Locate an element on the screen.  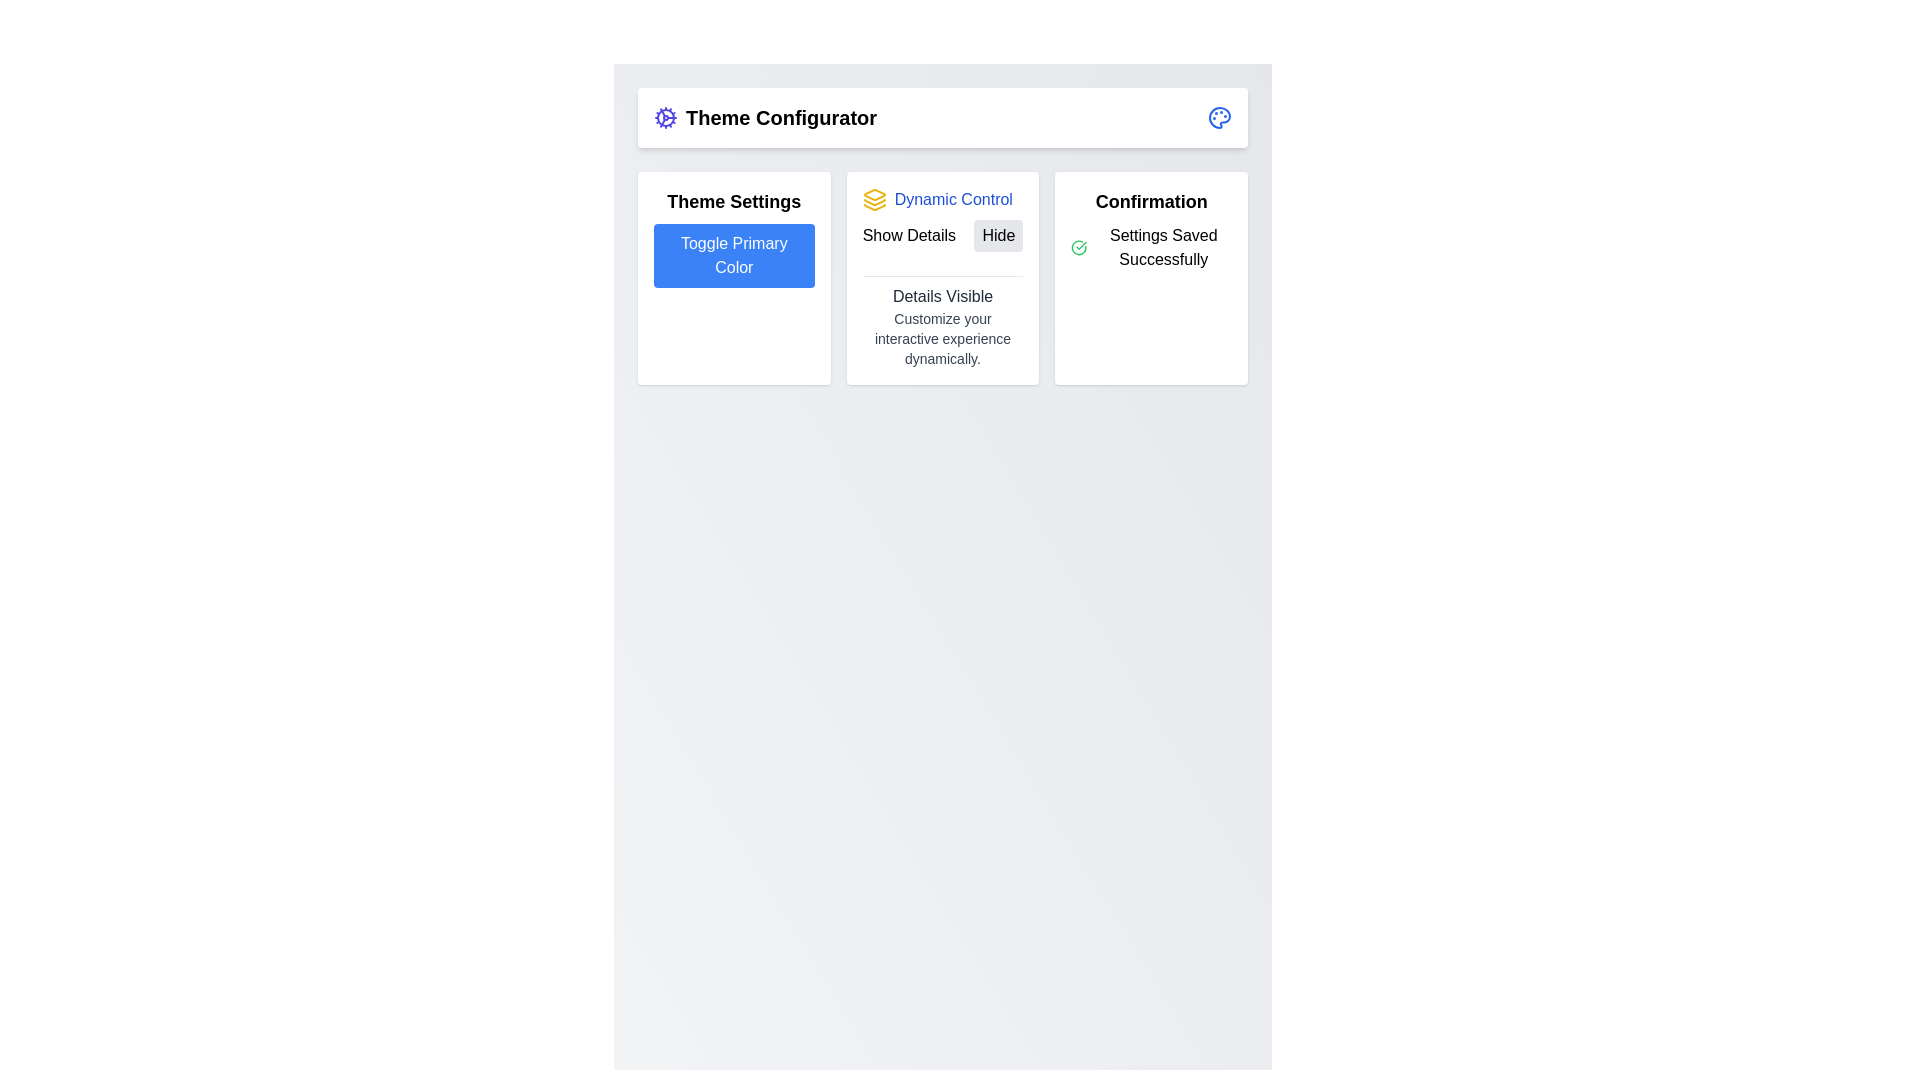
the text label displaying 'Details Visible' with medium gray text, located at the top-center of the 'Dynamic Control' section is located at coordinates (941, 297).